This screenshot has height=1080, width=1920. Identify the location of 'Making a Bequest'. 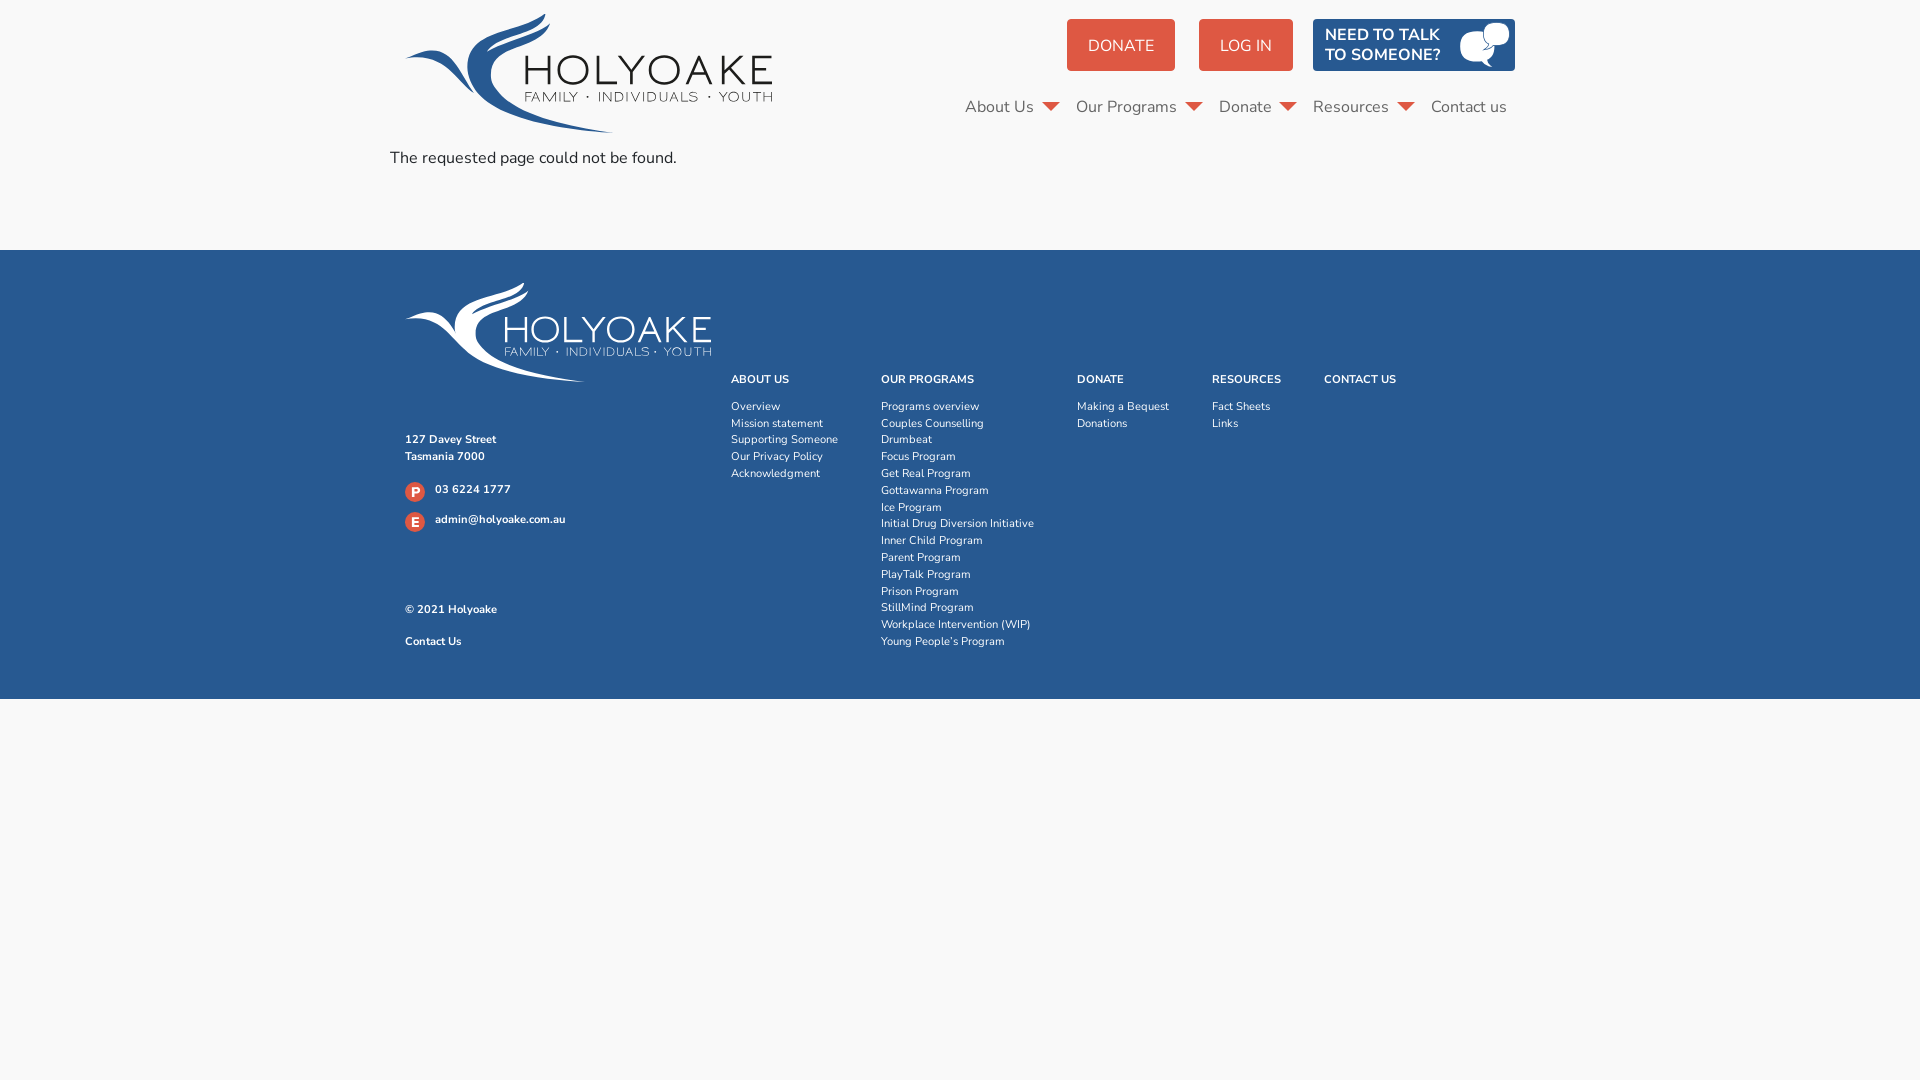
(1123, 406).